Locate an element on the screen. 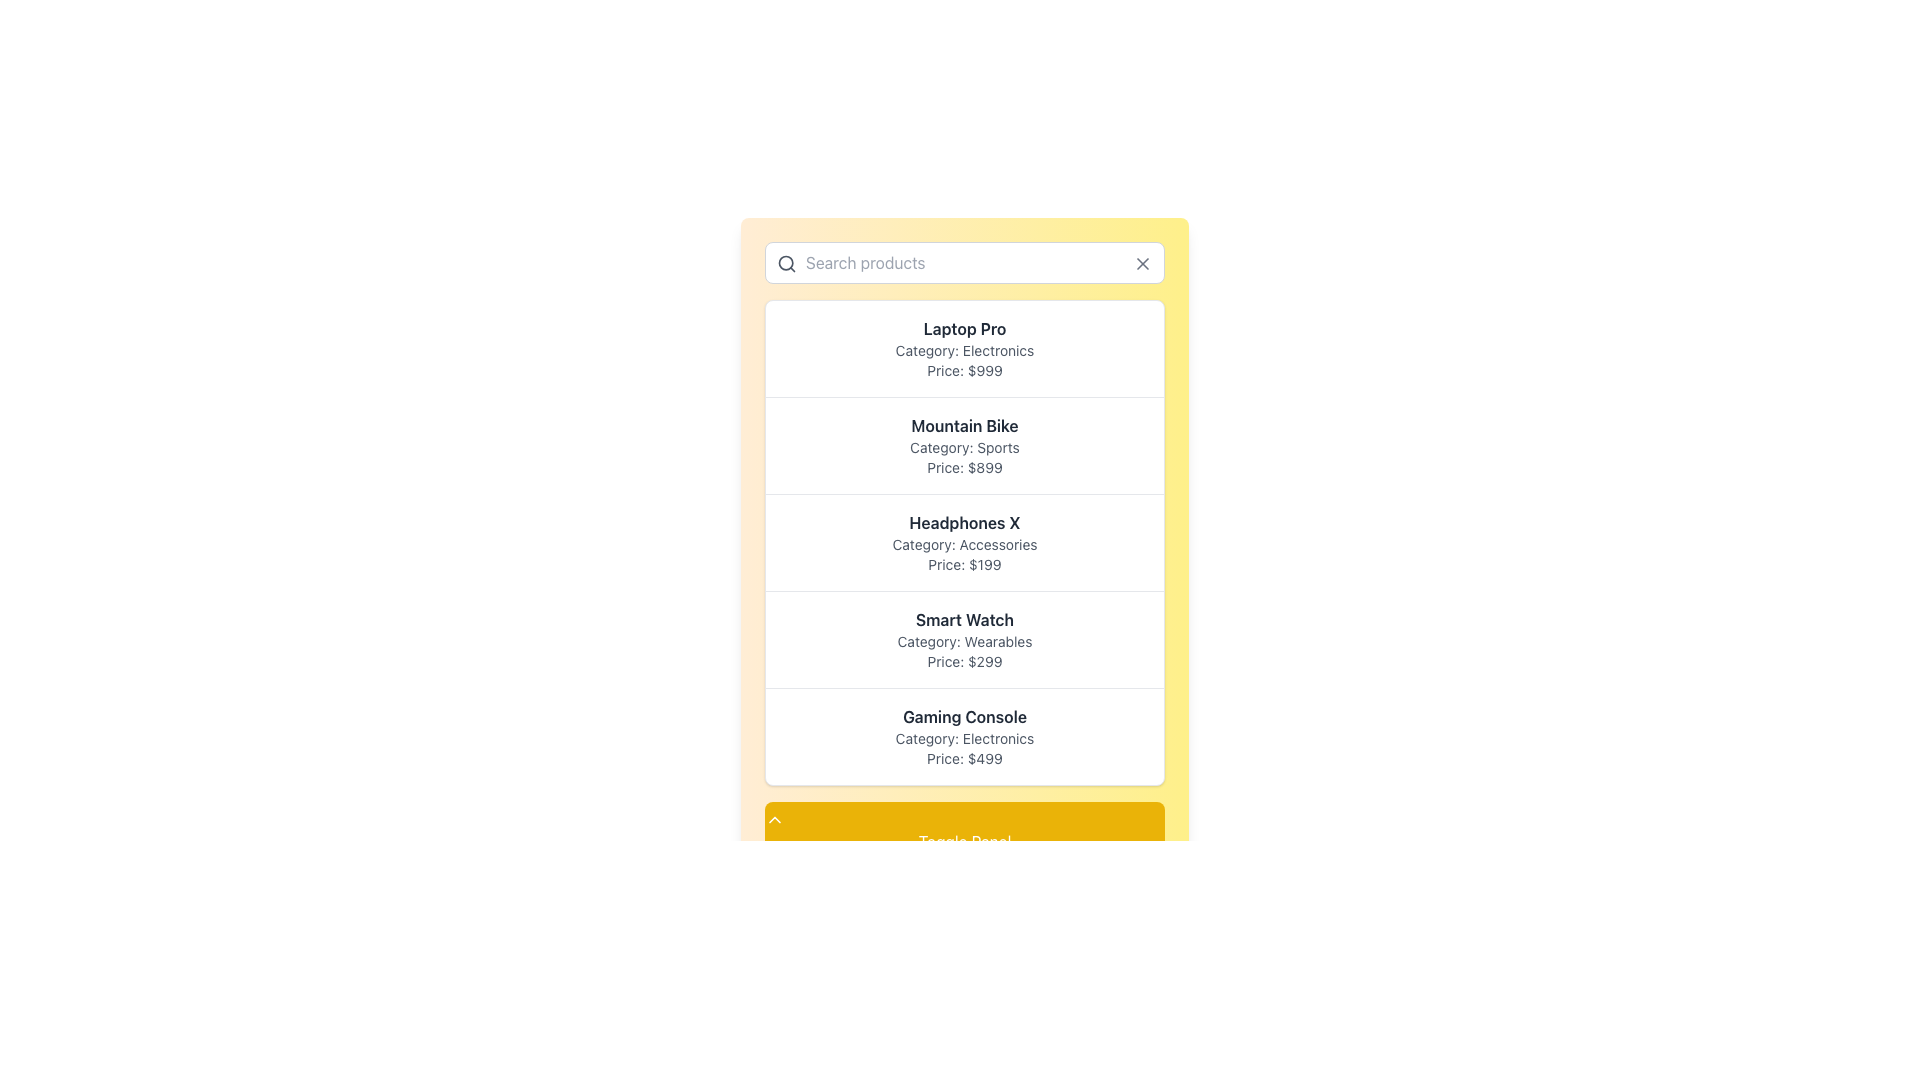 This screenshot has width=1920, height=1080. the price information text label for the product 'Headphones X', located at the bottom of its description group is located at coordinates (964, 564).